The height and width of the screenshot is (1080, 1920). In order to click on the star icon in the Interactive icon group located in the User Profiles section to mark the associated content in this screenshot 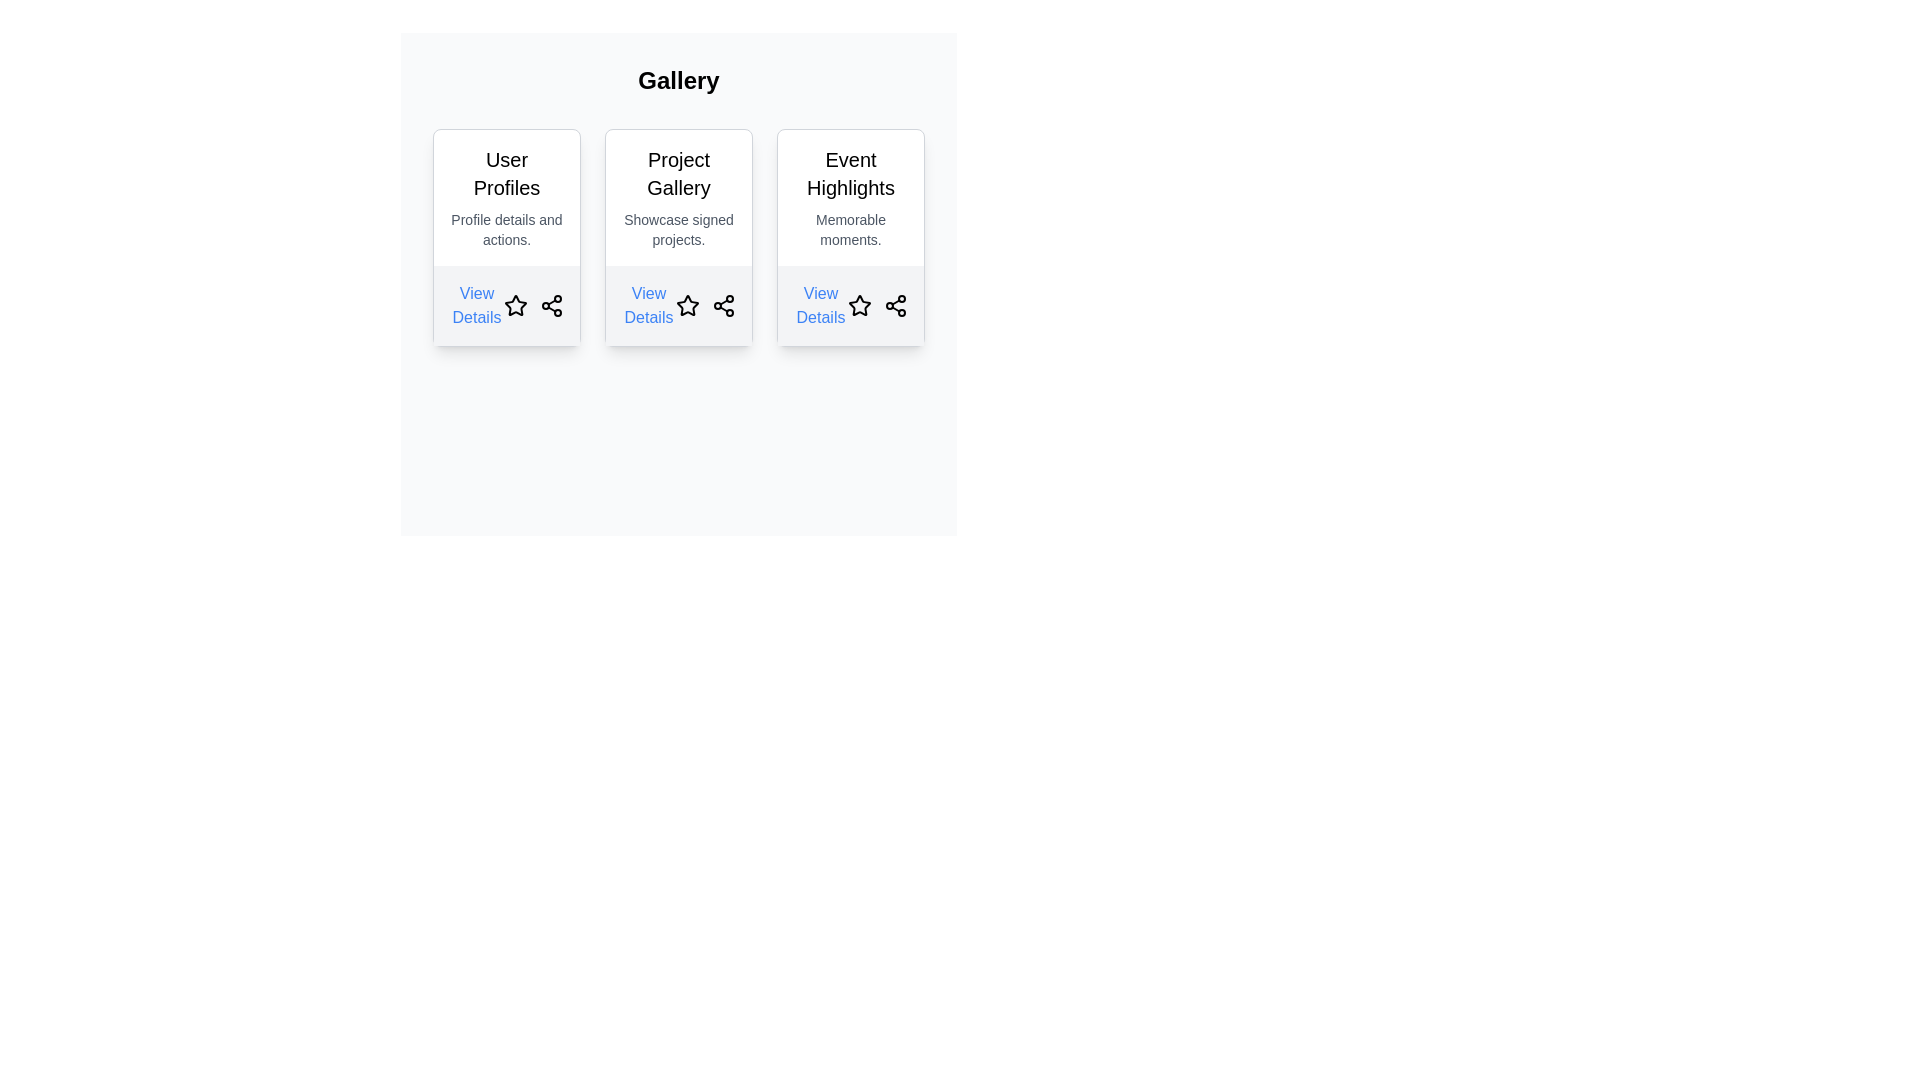, I will do `click(533, 305)`.